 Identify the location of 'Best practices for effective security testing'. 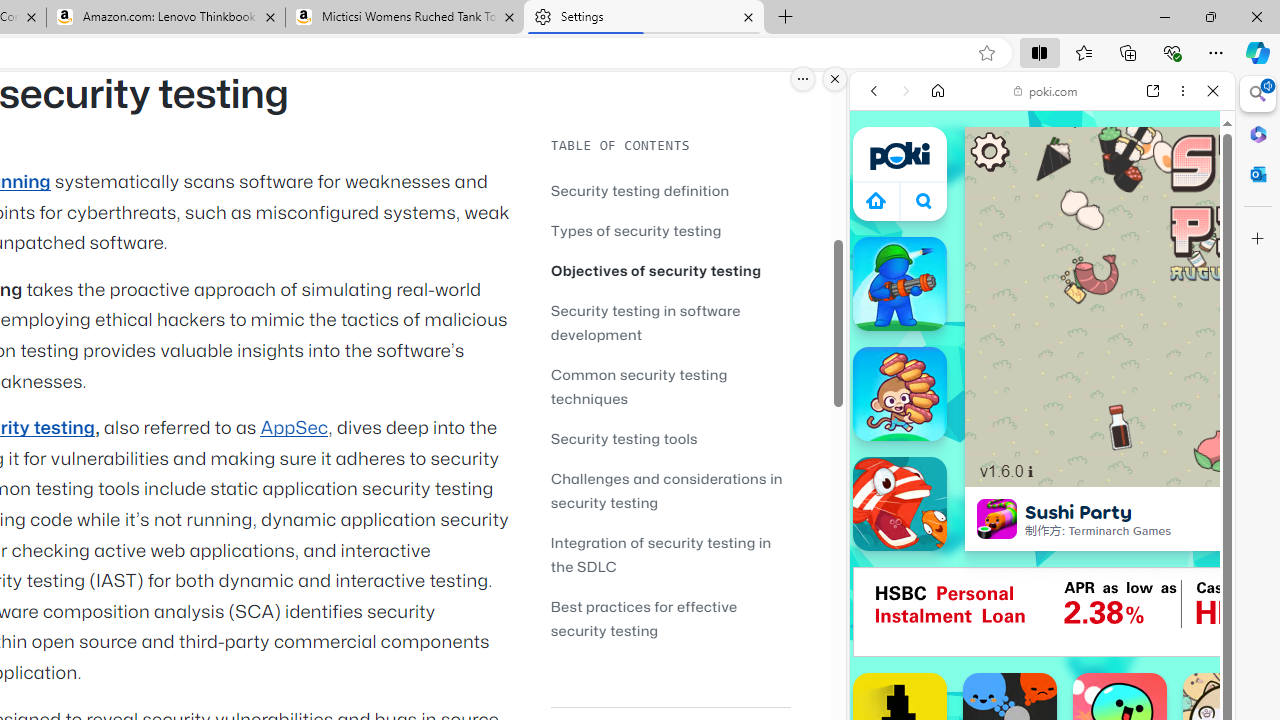
(644, 617).